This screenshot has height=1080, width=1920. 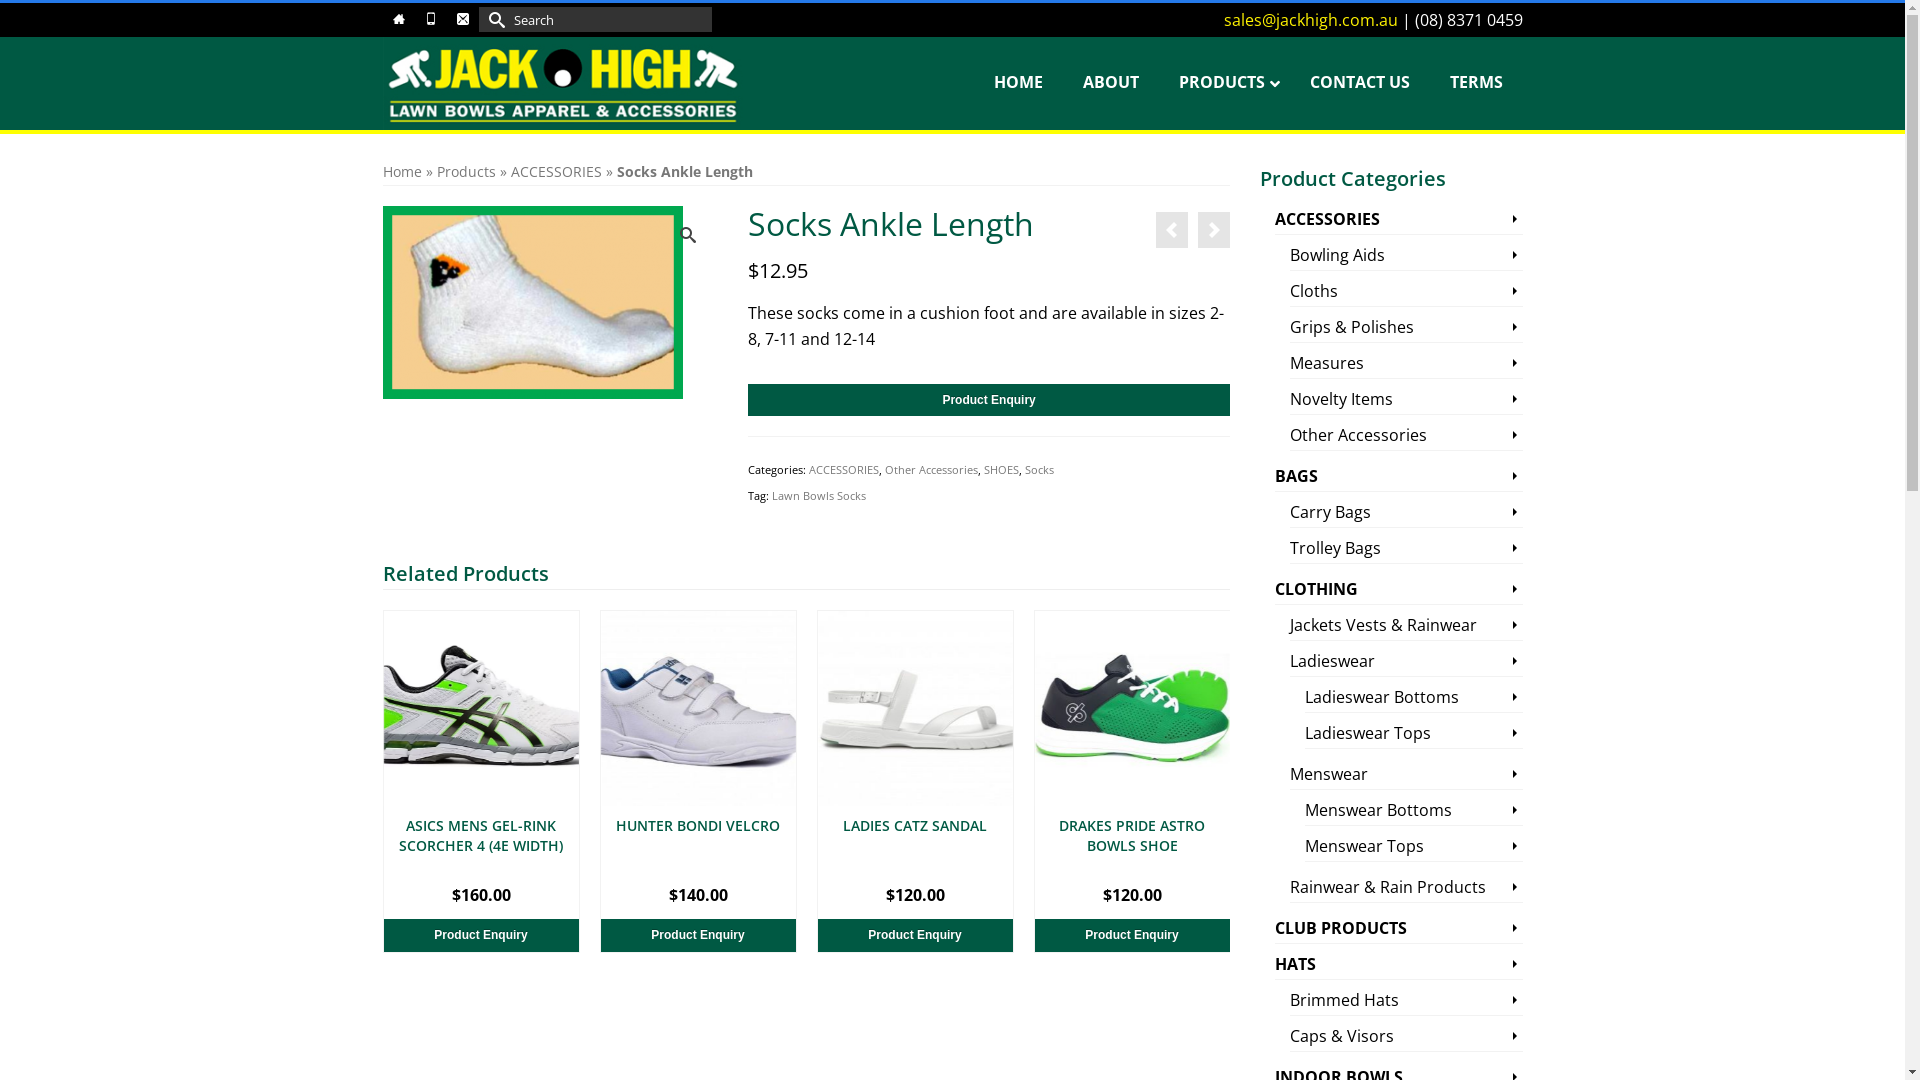 What do you see at coordinates (1405, 1035) in the screenshot?
I see `'Caps & Visors'` at bounding box center [1405, 1035].